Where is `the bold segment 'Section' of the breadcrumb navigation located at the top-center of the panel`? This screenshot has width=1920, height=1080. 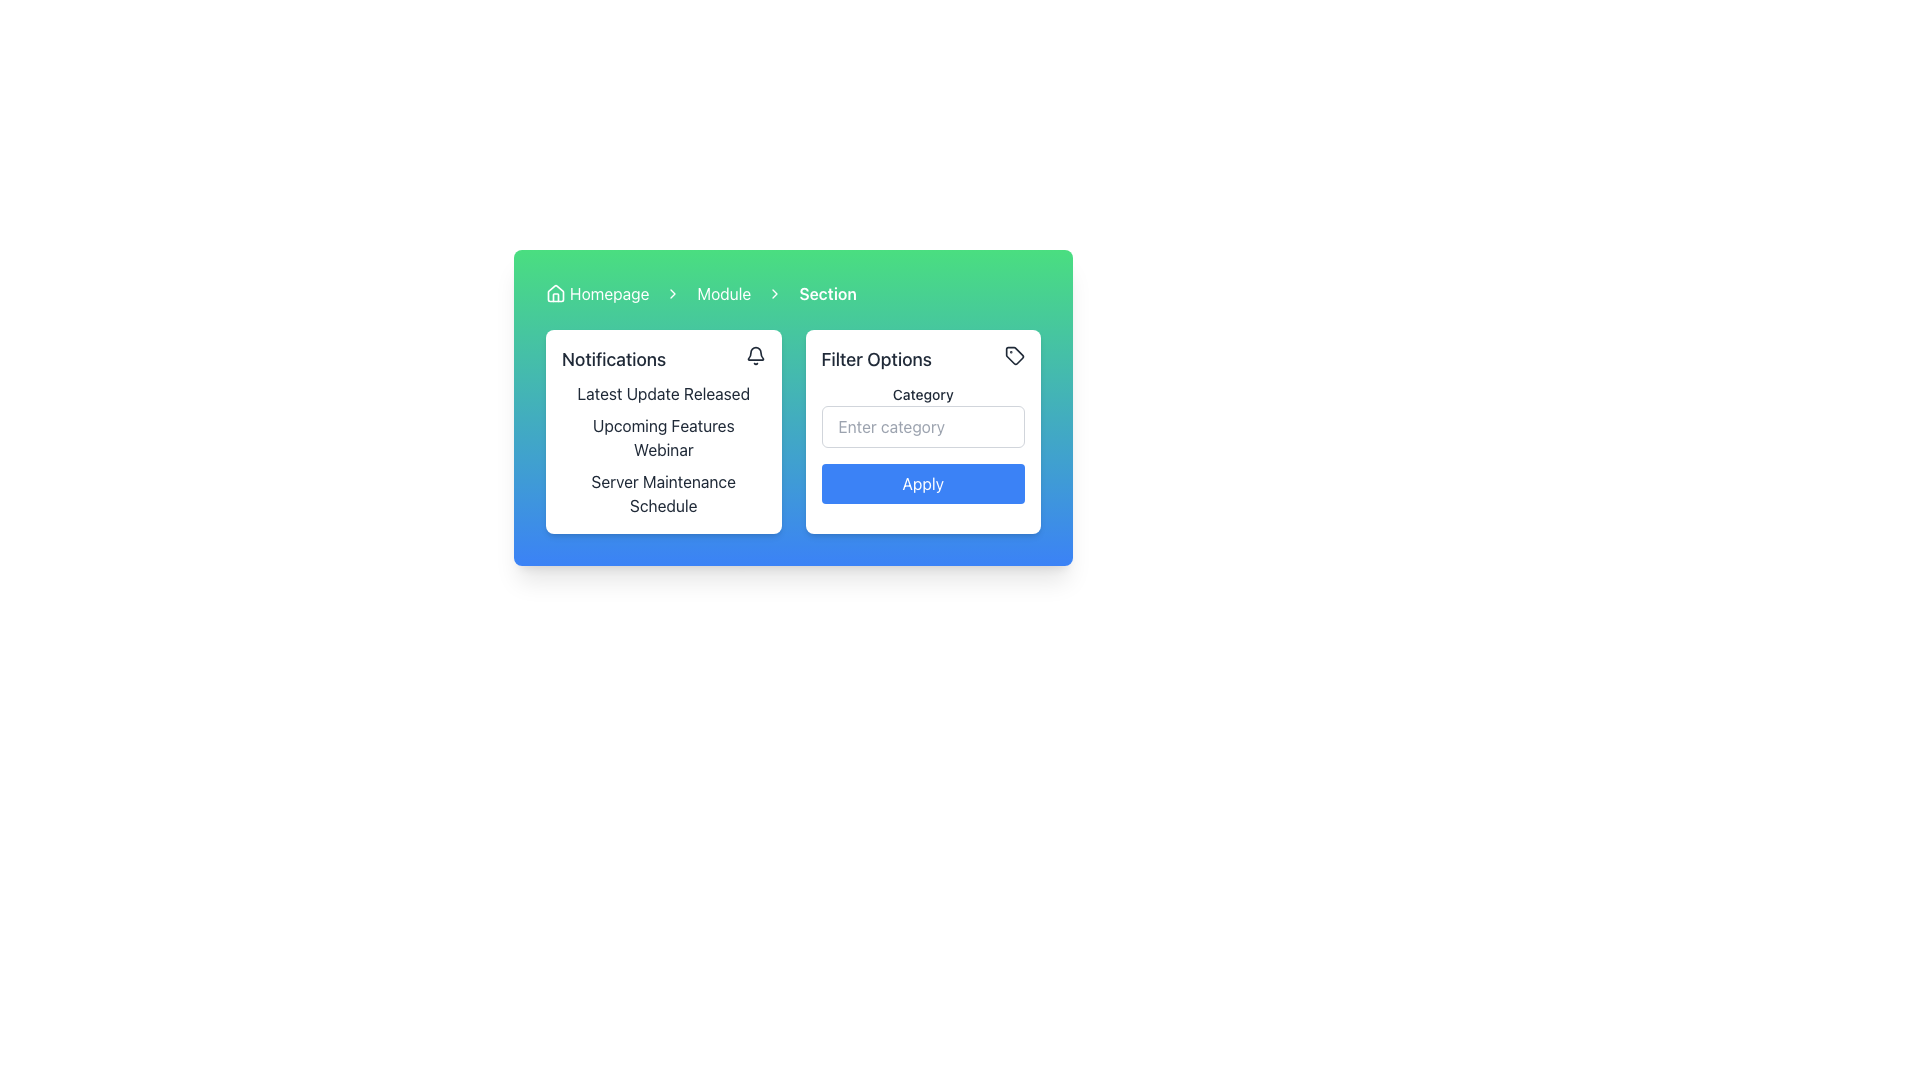 the bold segment 'Section' of the breadcrumb navigation located at the top-center of the panel is located at coordinates (792, 293).